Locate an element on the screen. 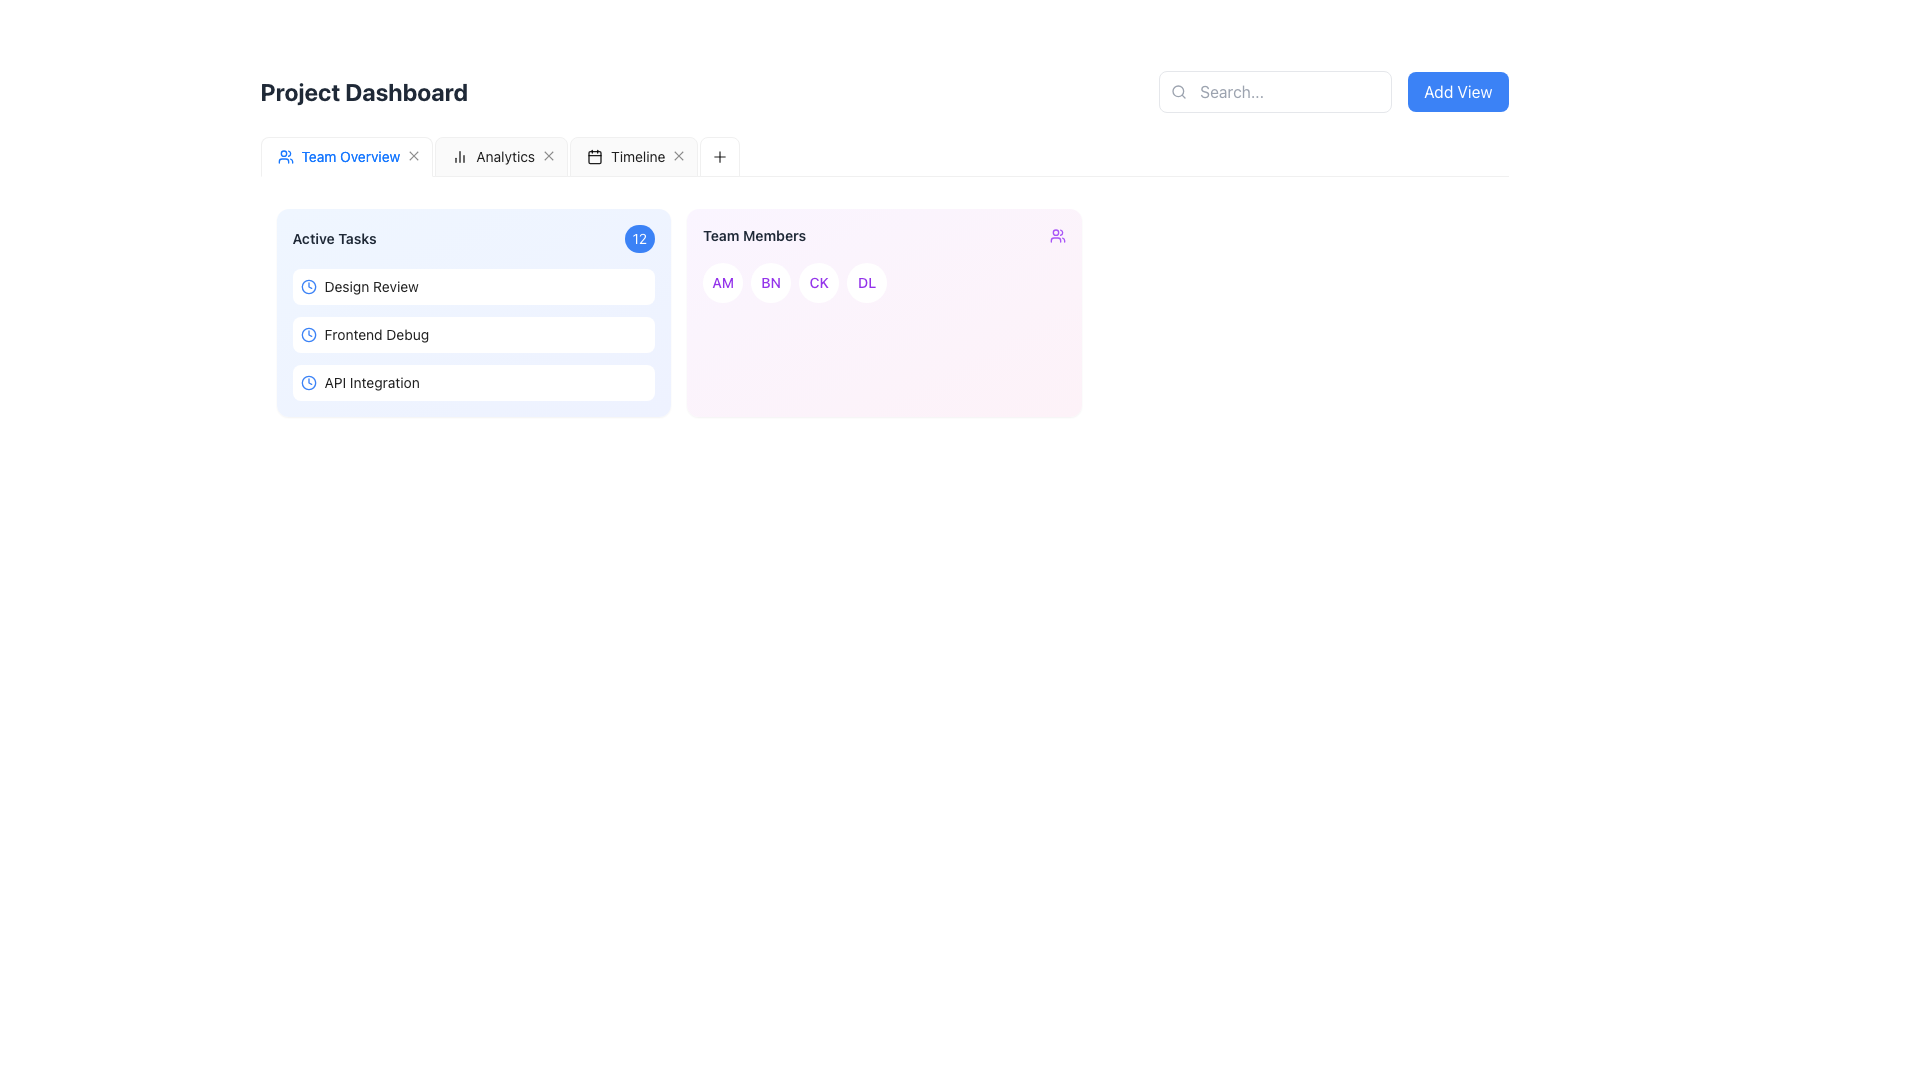  the 'Analytics' navigation tab, which is the second text element in a horizontal sequence of three tabs is located at coordinates (505, 156).